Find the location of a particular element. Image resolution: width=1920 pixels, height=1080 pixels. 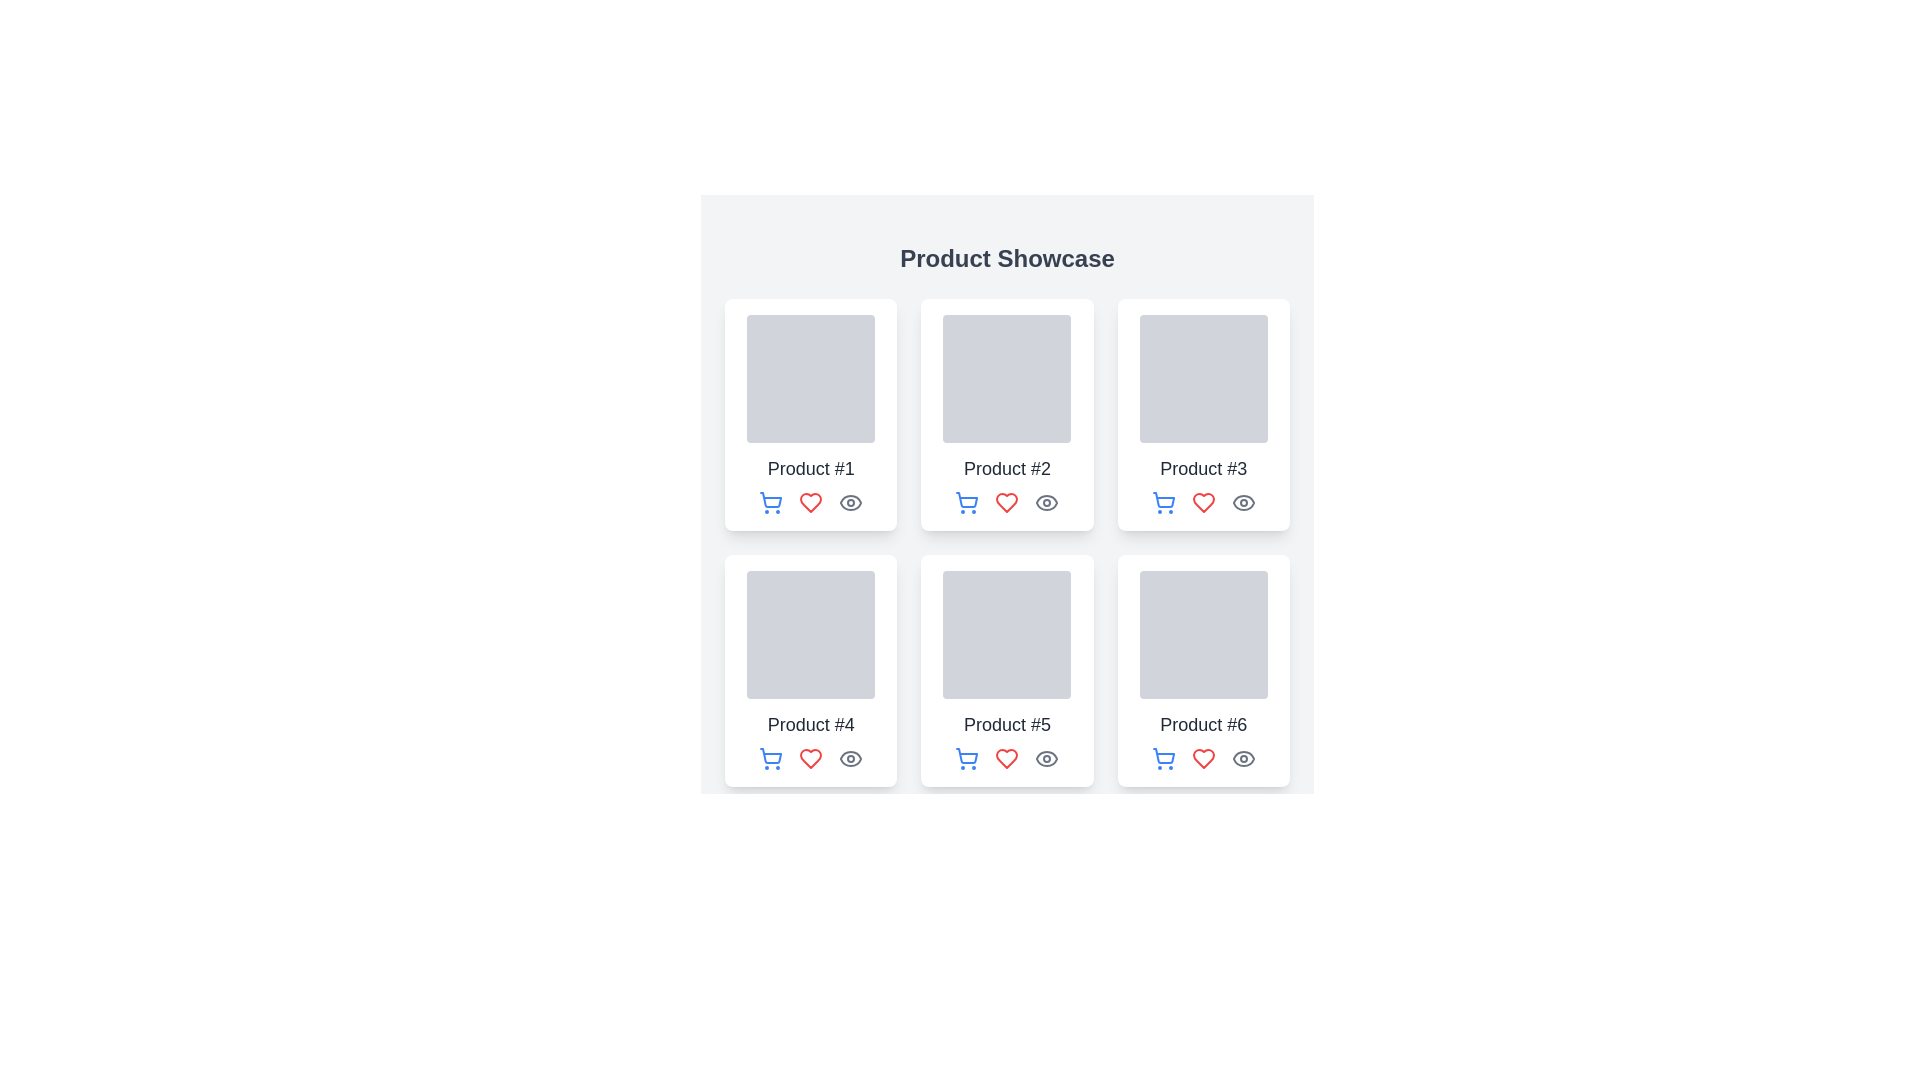

the shopping cart button is located at coordinates (770, 501).